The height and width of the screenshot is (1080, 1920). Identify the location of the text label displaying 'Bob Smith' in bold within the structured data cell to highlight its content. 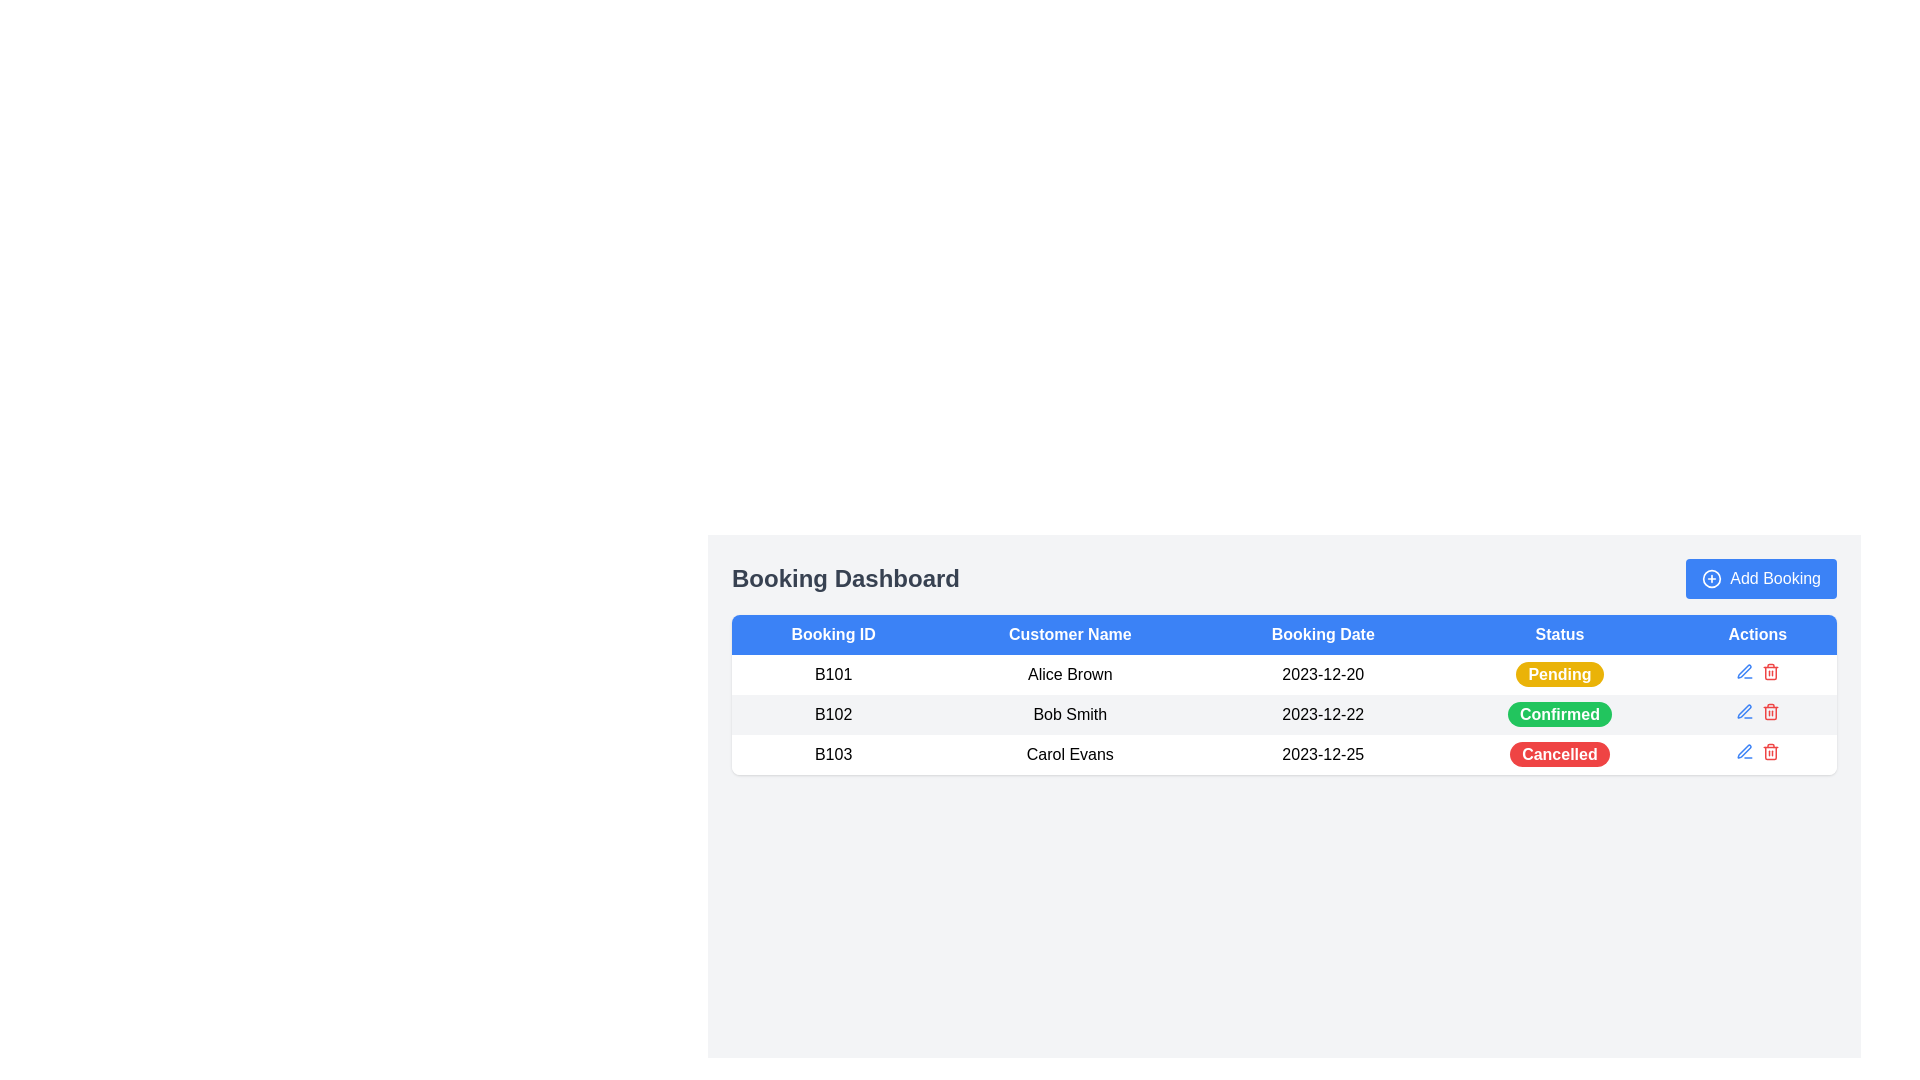
(1069, 713).